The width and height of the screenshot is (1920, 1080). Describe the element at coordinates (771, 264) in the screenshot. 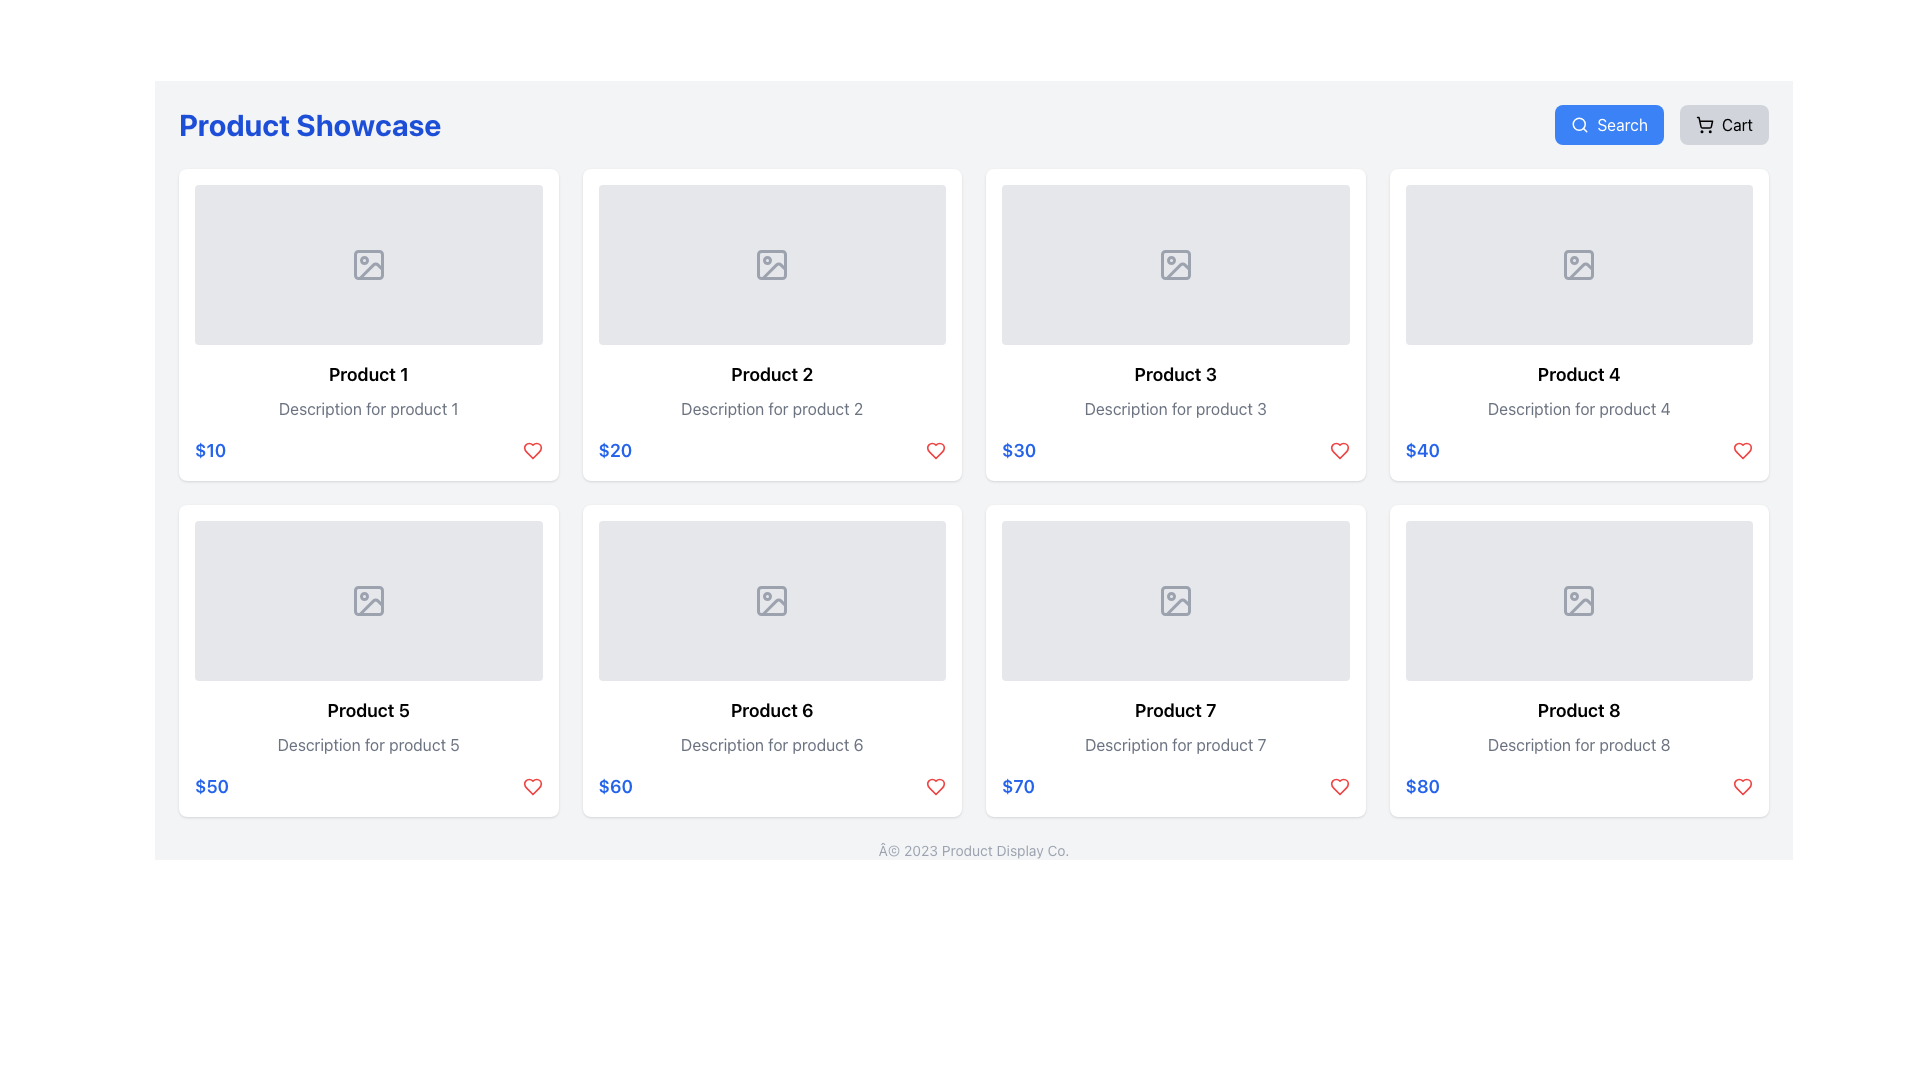

I see `the rectangle with rounded corners that serves as a placeholder image for 'Product 2' in the product grid` at that location.